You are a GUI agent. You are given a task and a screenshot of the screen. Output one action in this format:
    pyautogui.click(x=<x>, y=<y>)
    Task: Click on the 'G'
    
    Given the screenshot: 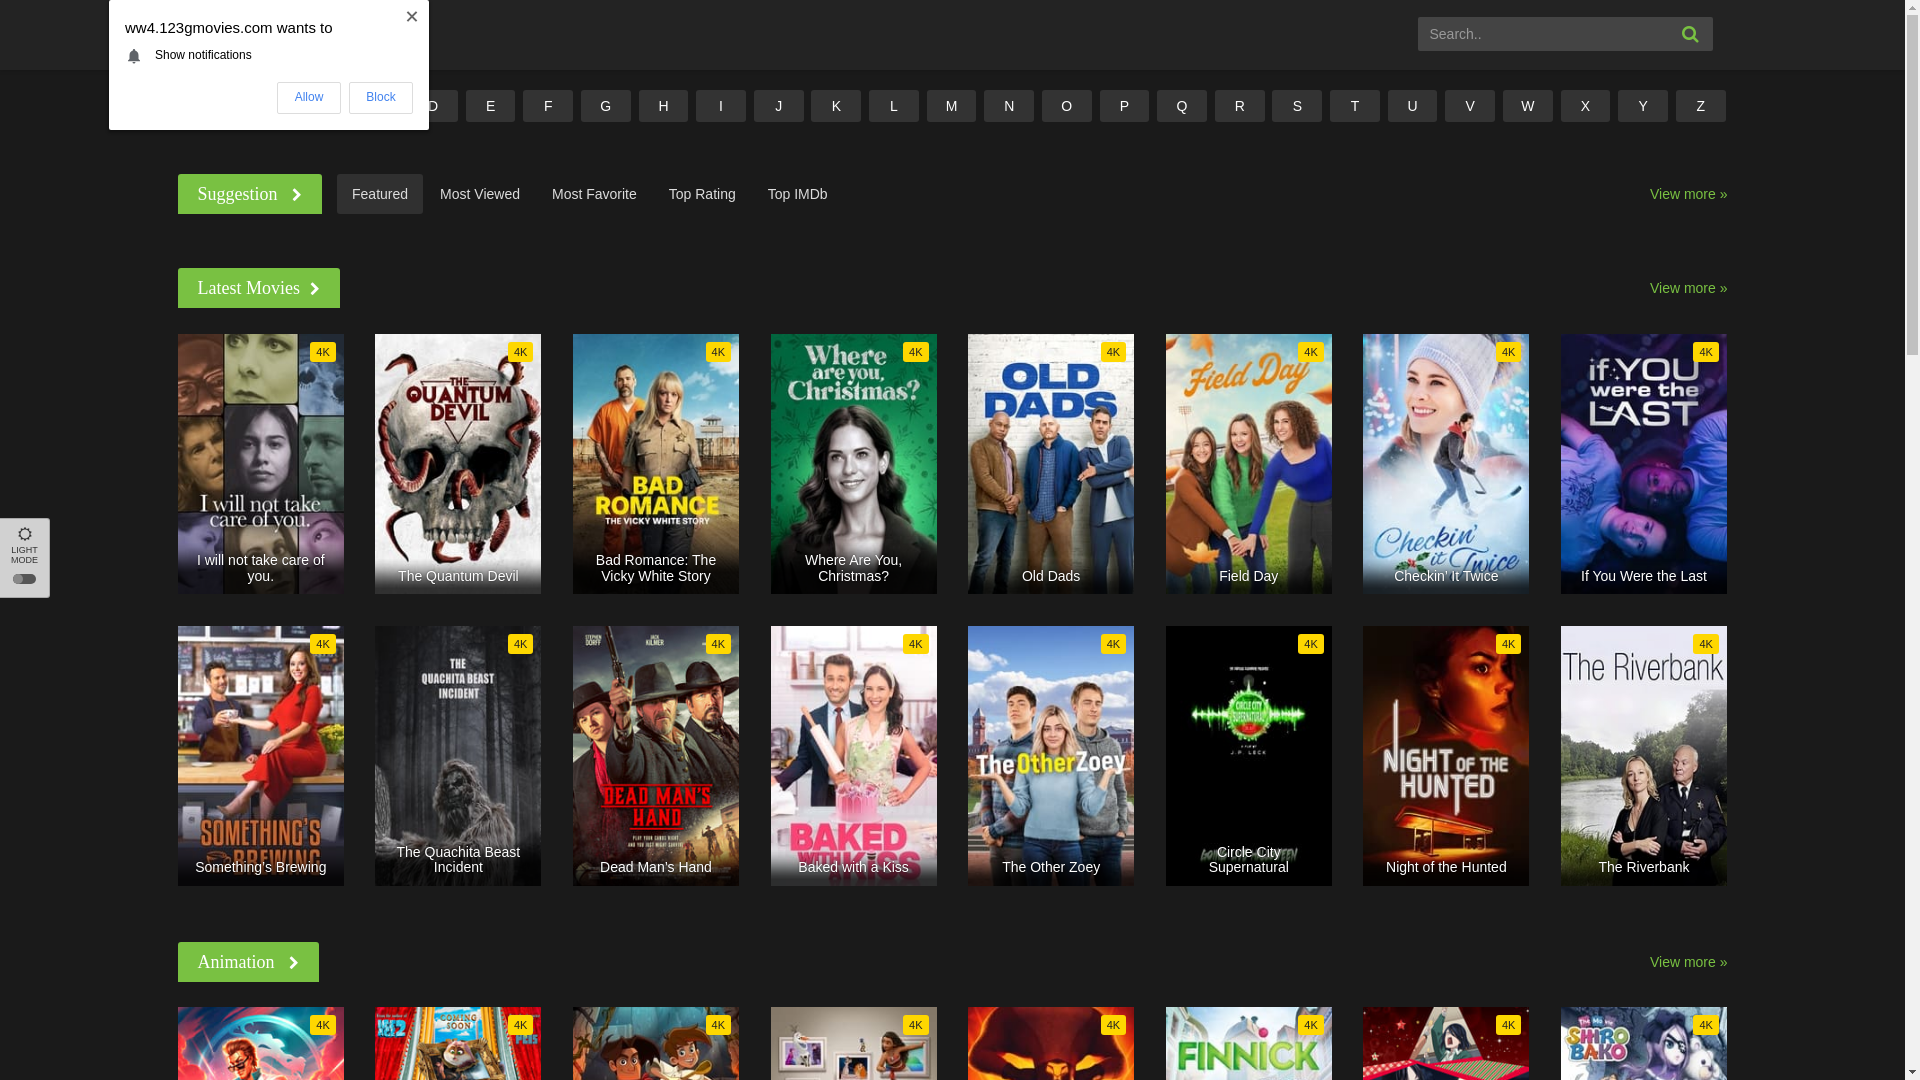 What is the action you would take?
    pyautogui.click(x=604, y=105)
    